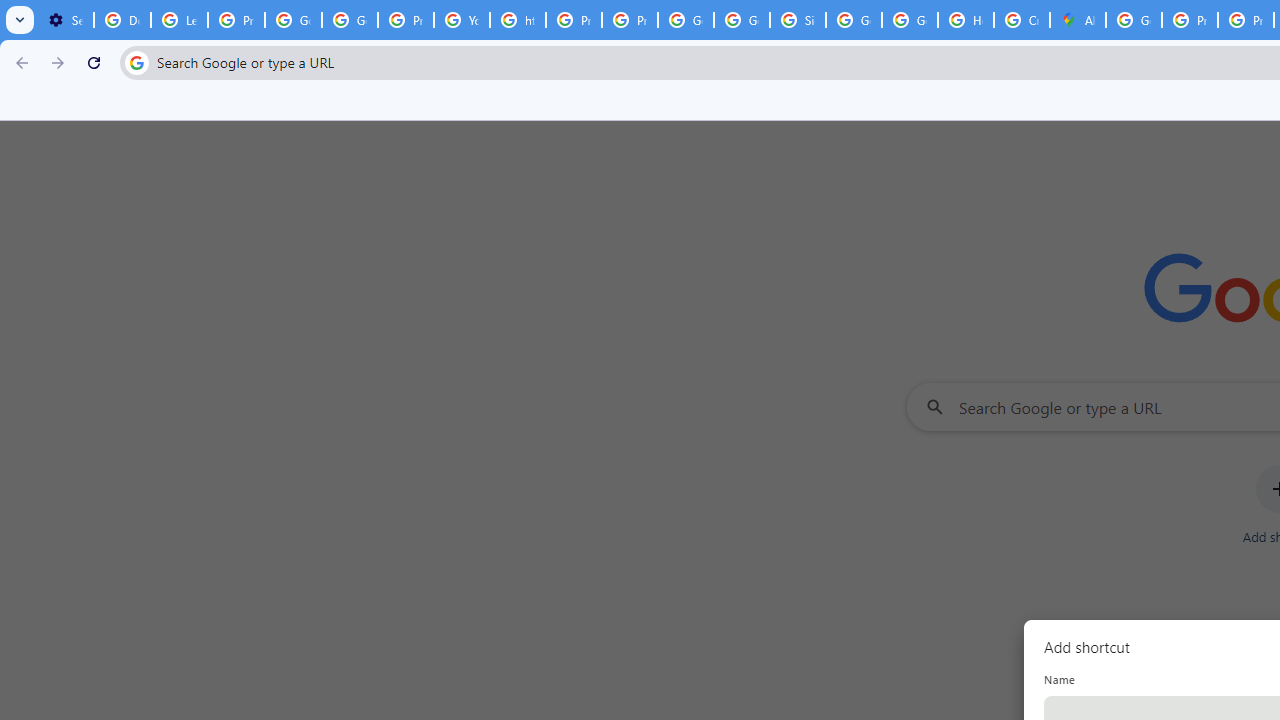  What do you see at coordinates (179, 20) in the screenshot?
I see `'Learn how to find your photos - Google Photos Help'` at bounding box center [179, 20].